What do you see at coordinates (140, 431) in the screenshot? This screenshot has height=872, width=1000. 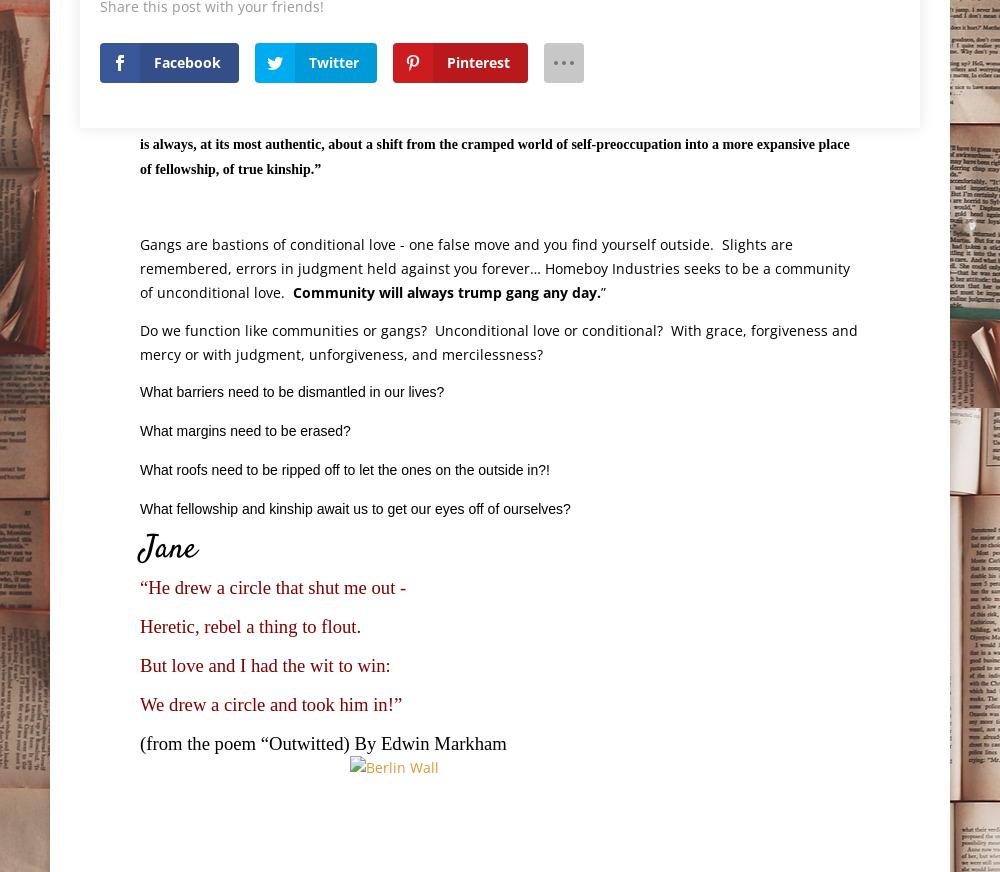 I see `'What margins need to be erased?'` at bounding box center [140, 431].